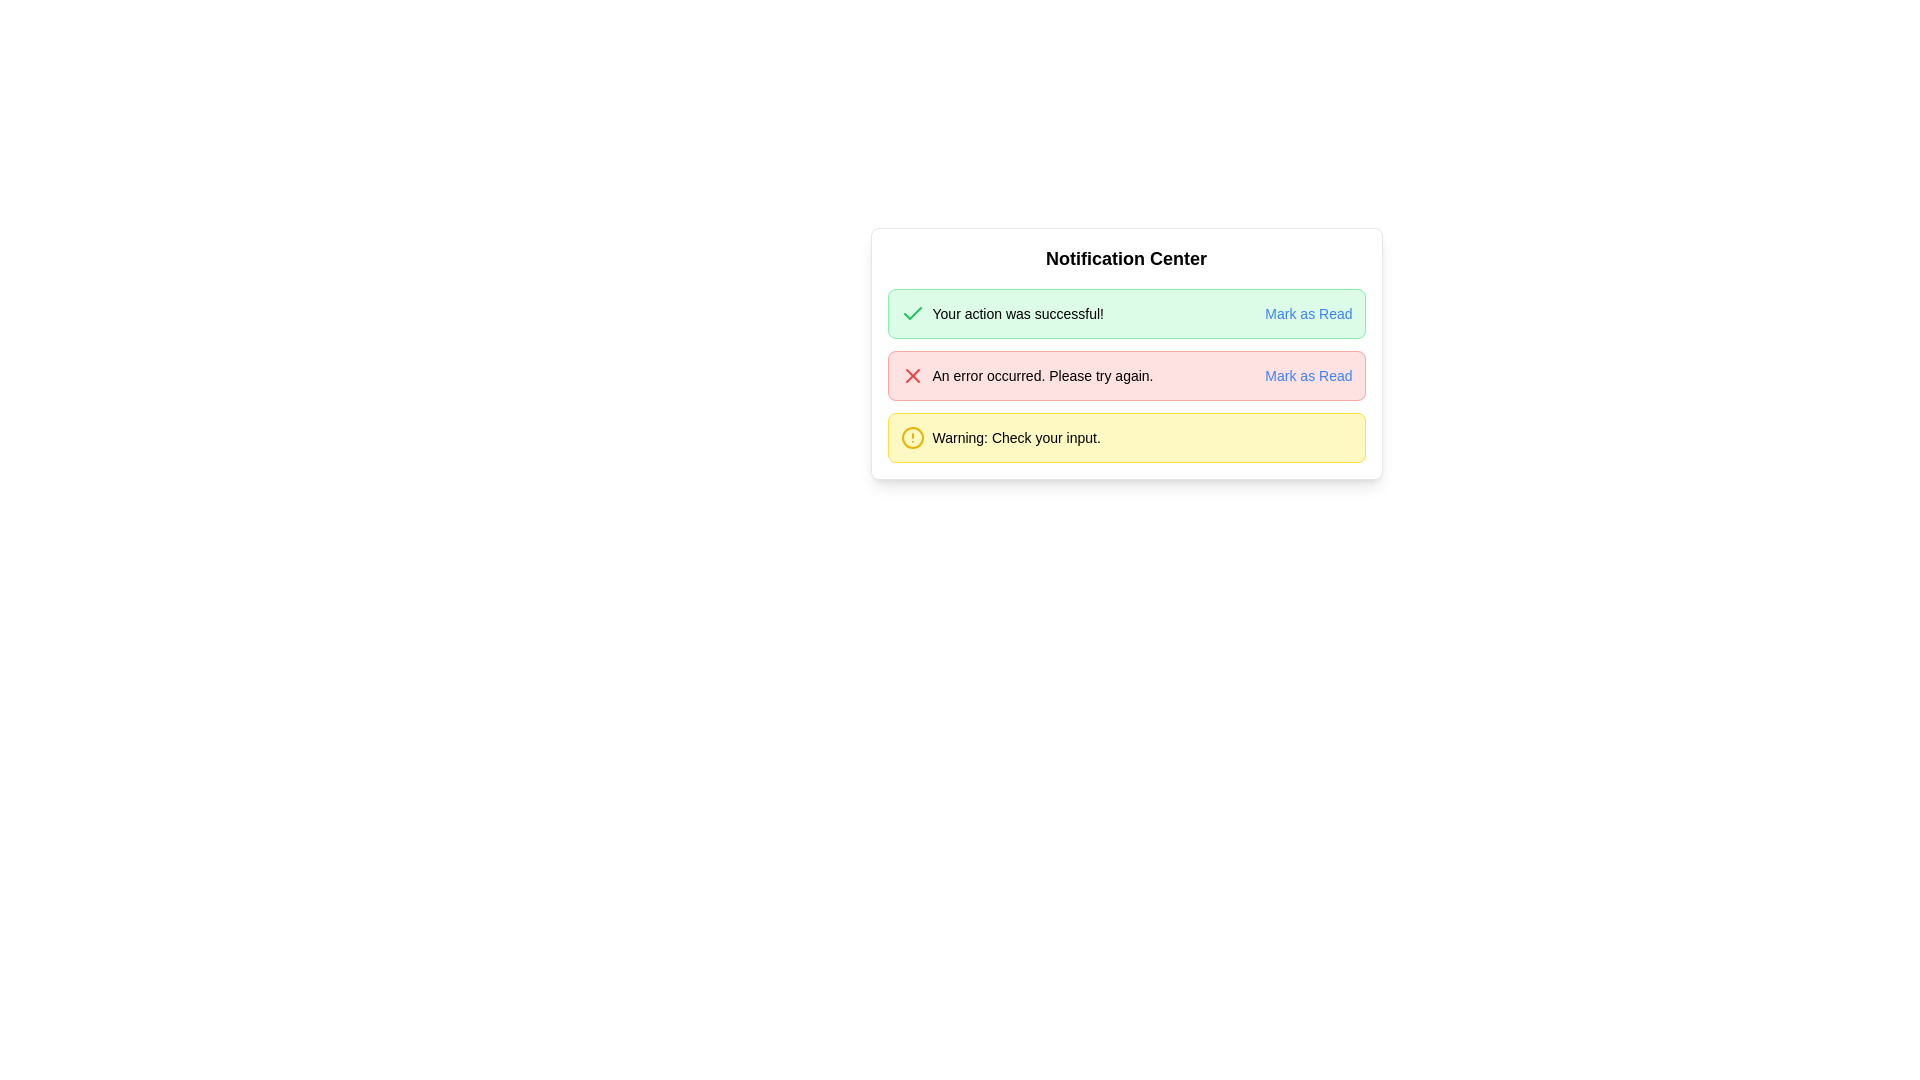  Describe the element at coordinates (1016, 437) in the screenshot. I see `the warning message text label located near the bottom of the notification list, positioned to the right of the cautionary alert icon` at that location.